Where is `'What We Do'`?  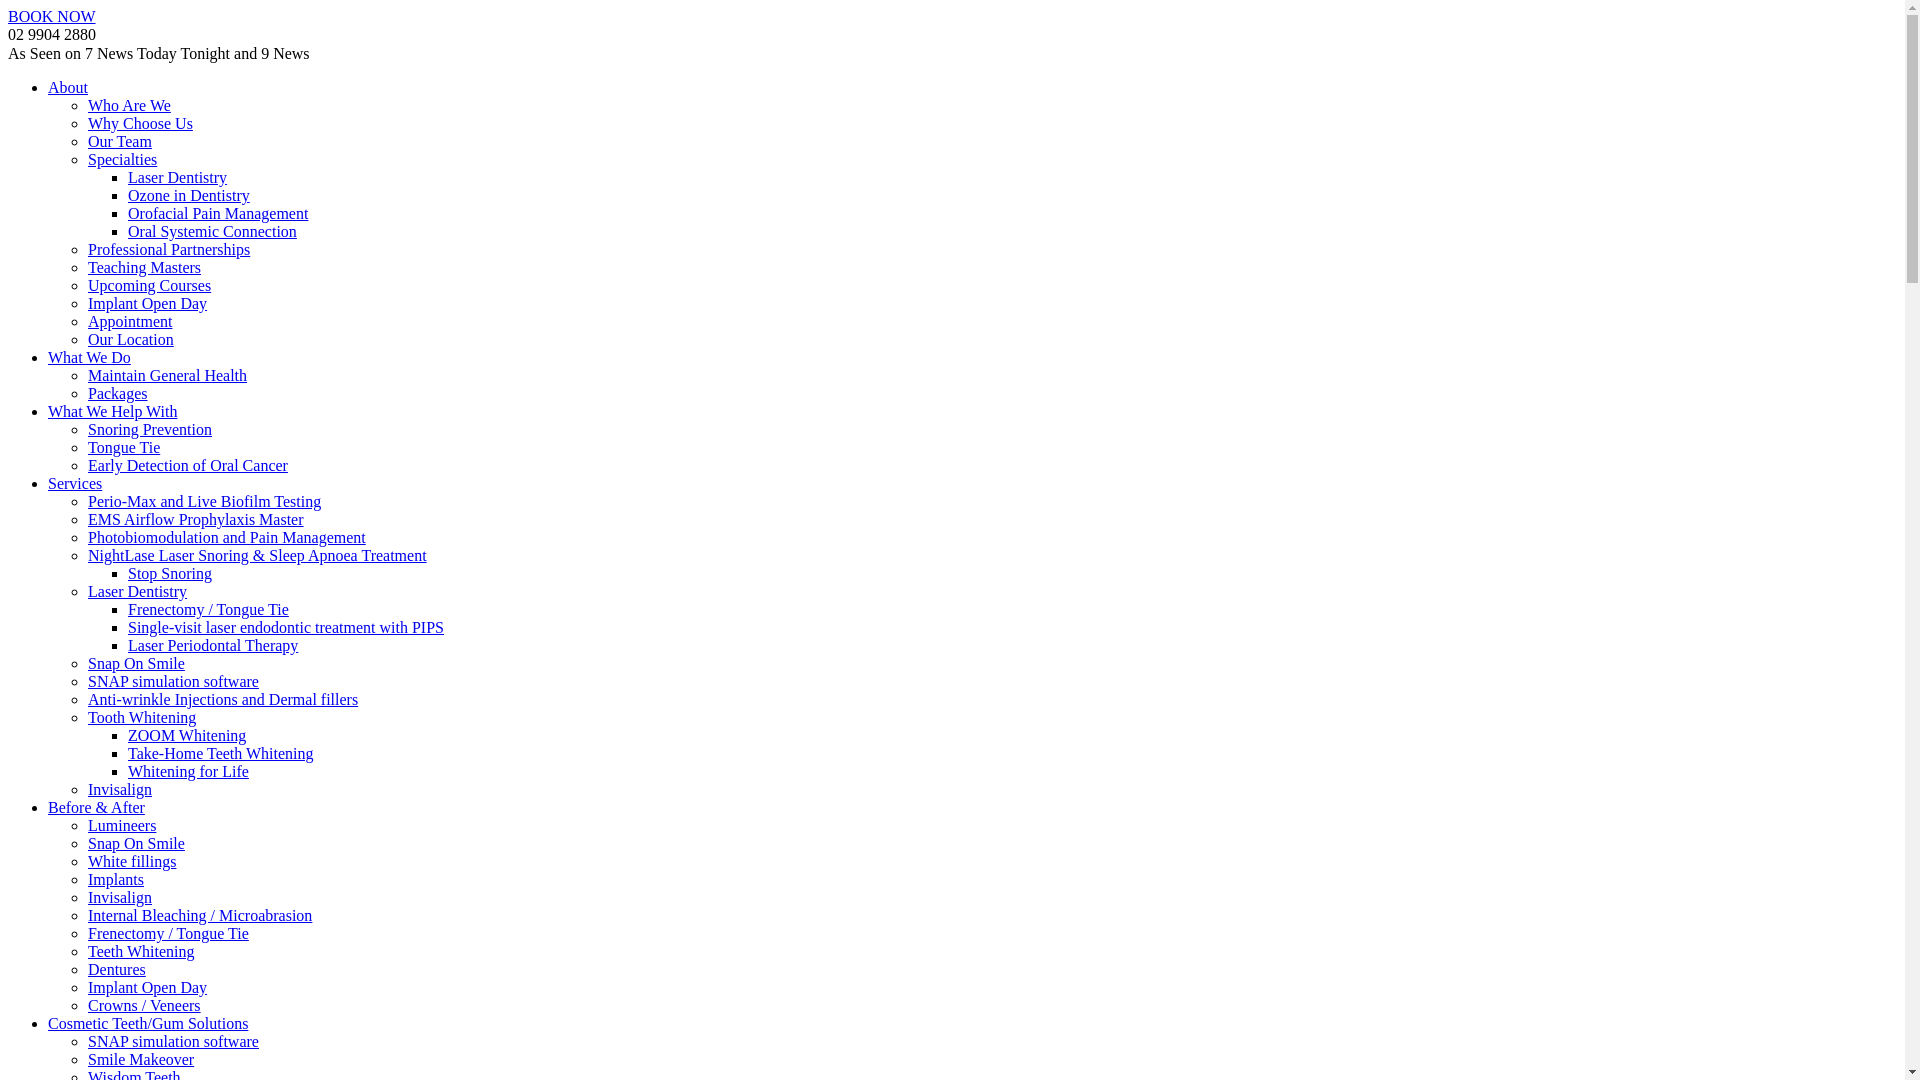
'What We Do' is located at coordinates (88, 356).